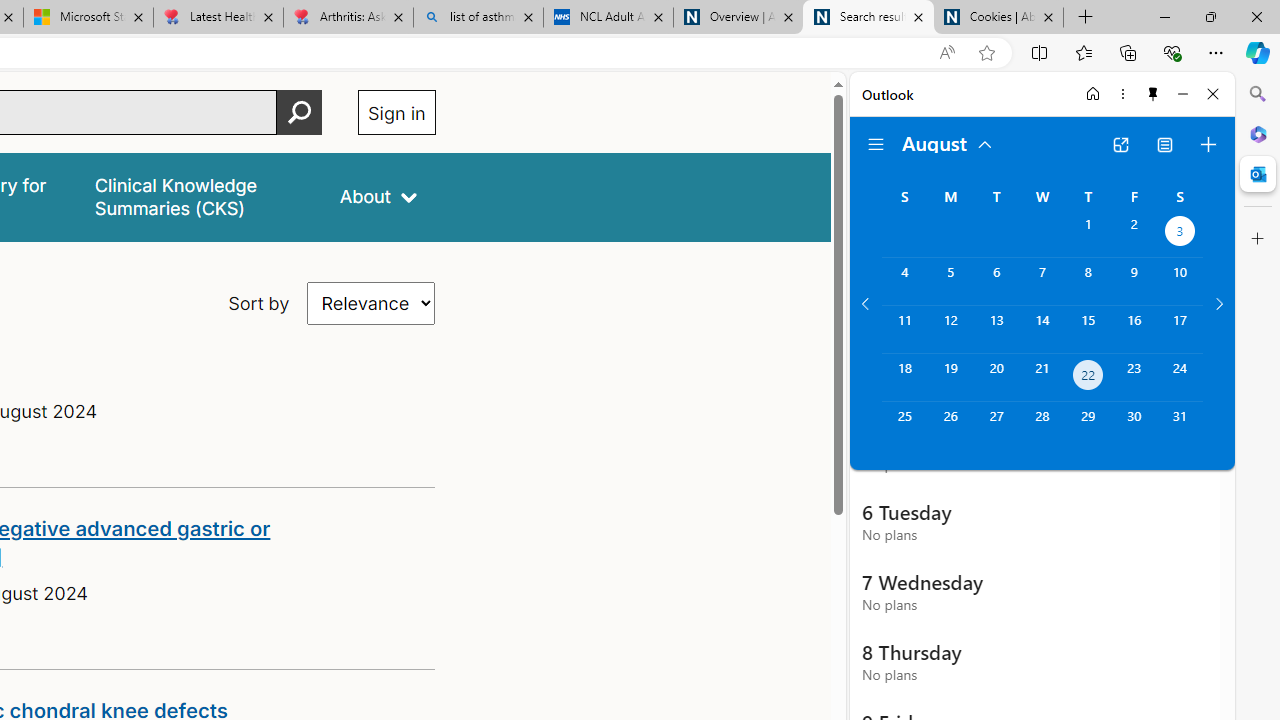 The width and height of the screenshot is (1280, 720). Describe the element at coordinates (1153, 93) in the screenshot. I see `'Unpin side pane'` at that location.